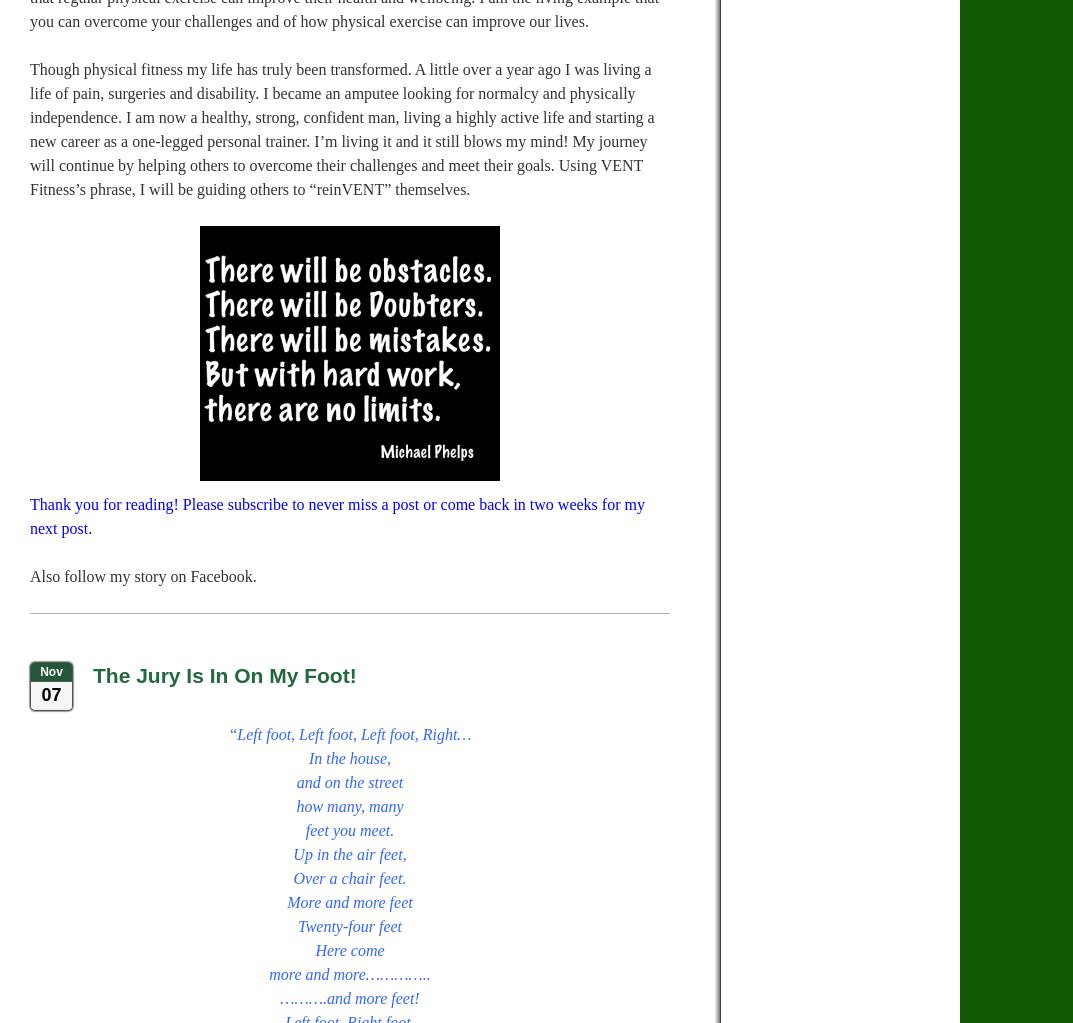 The height and width of the screenshot is (1023, 1073). I want to click on '07', so click(49, 694).